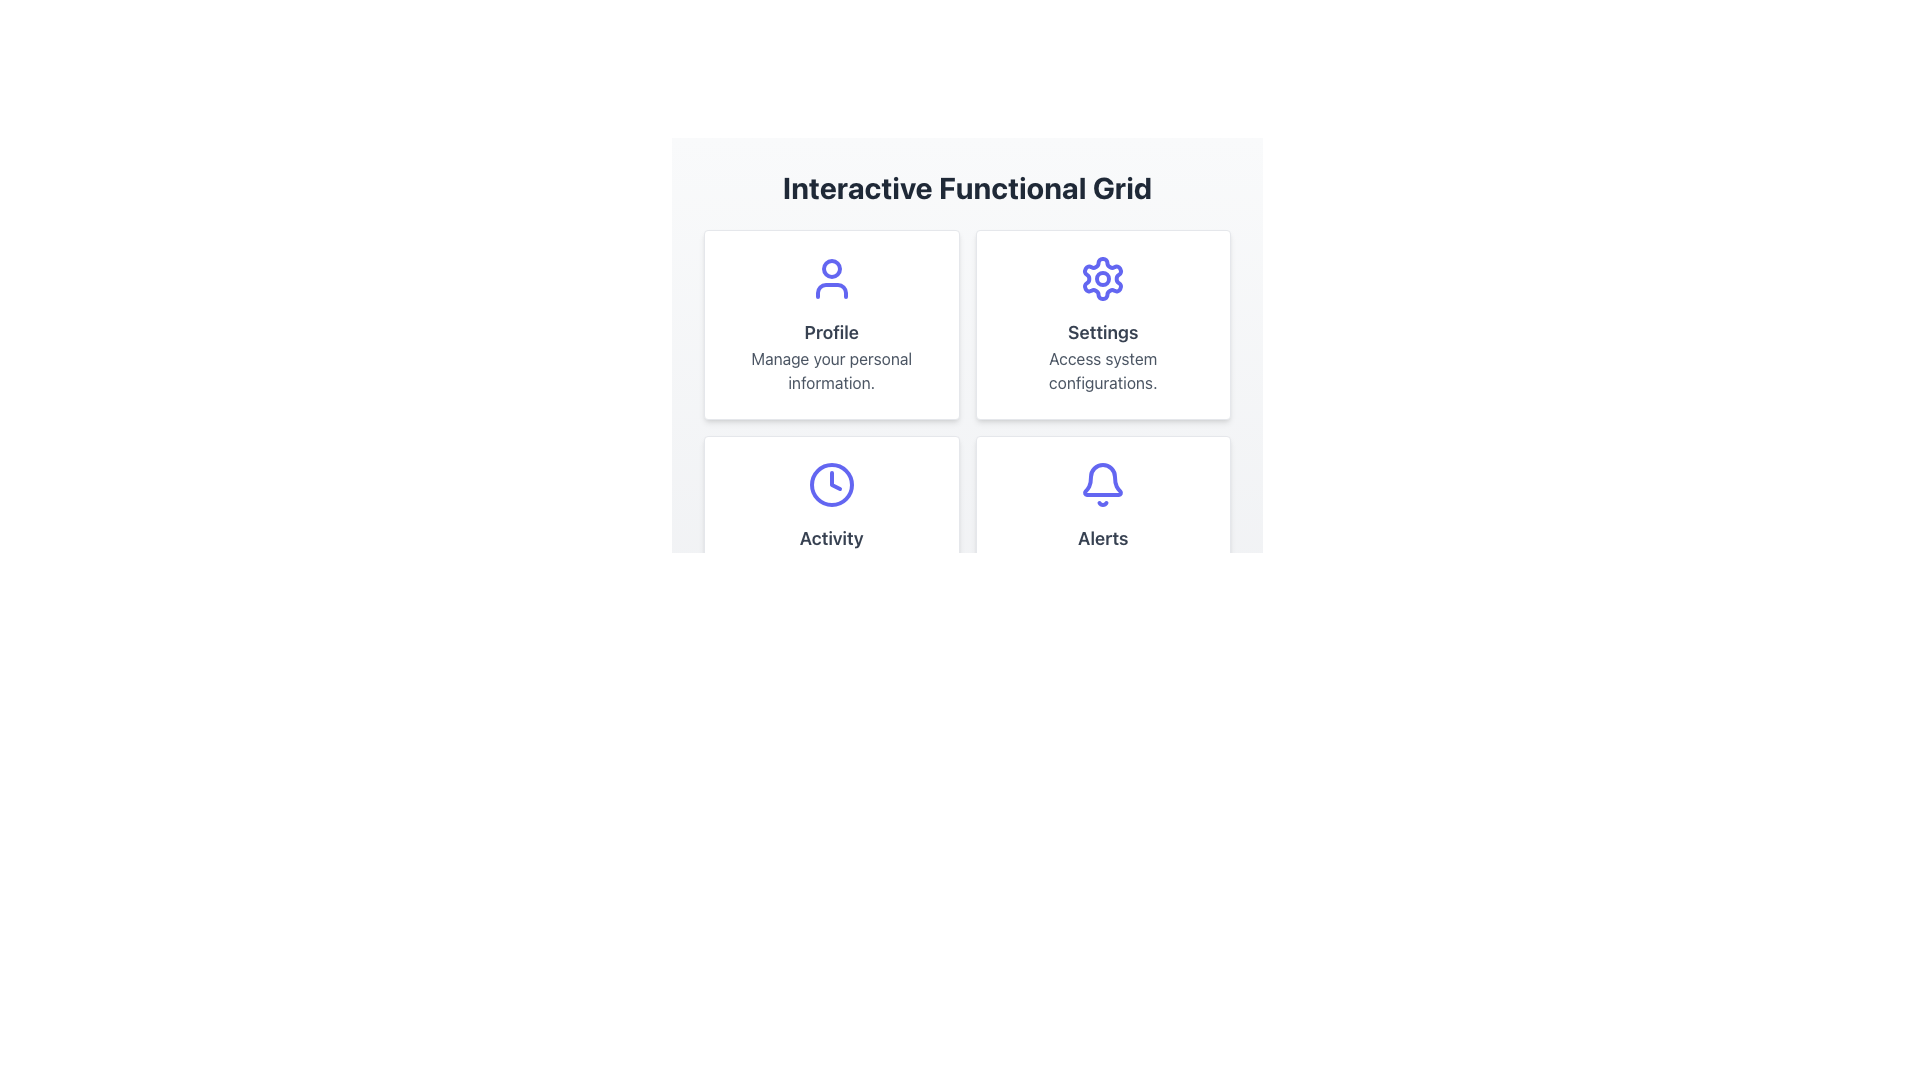 The width and height of the screenshot is (1920, 1080). I want to click on the 'Activity' icon located in the bottom-left section of the grid, which signifies recent interactions or activities, so click(831, 485).